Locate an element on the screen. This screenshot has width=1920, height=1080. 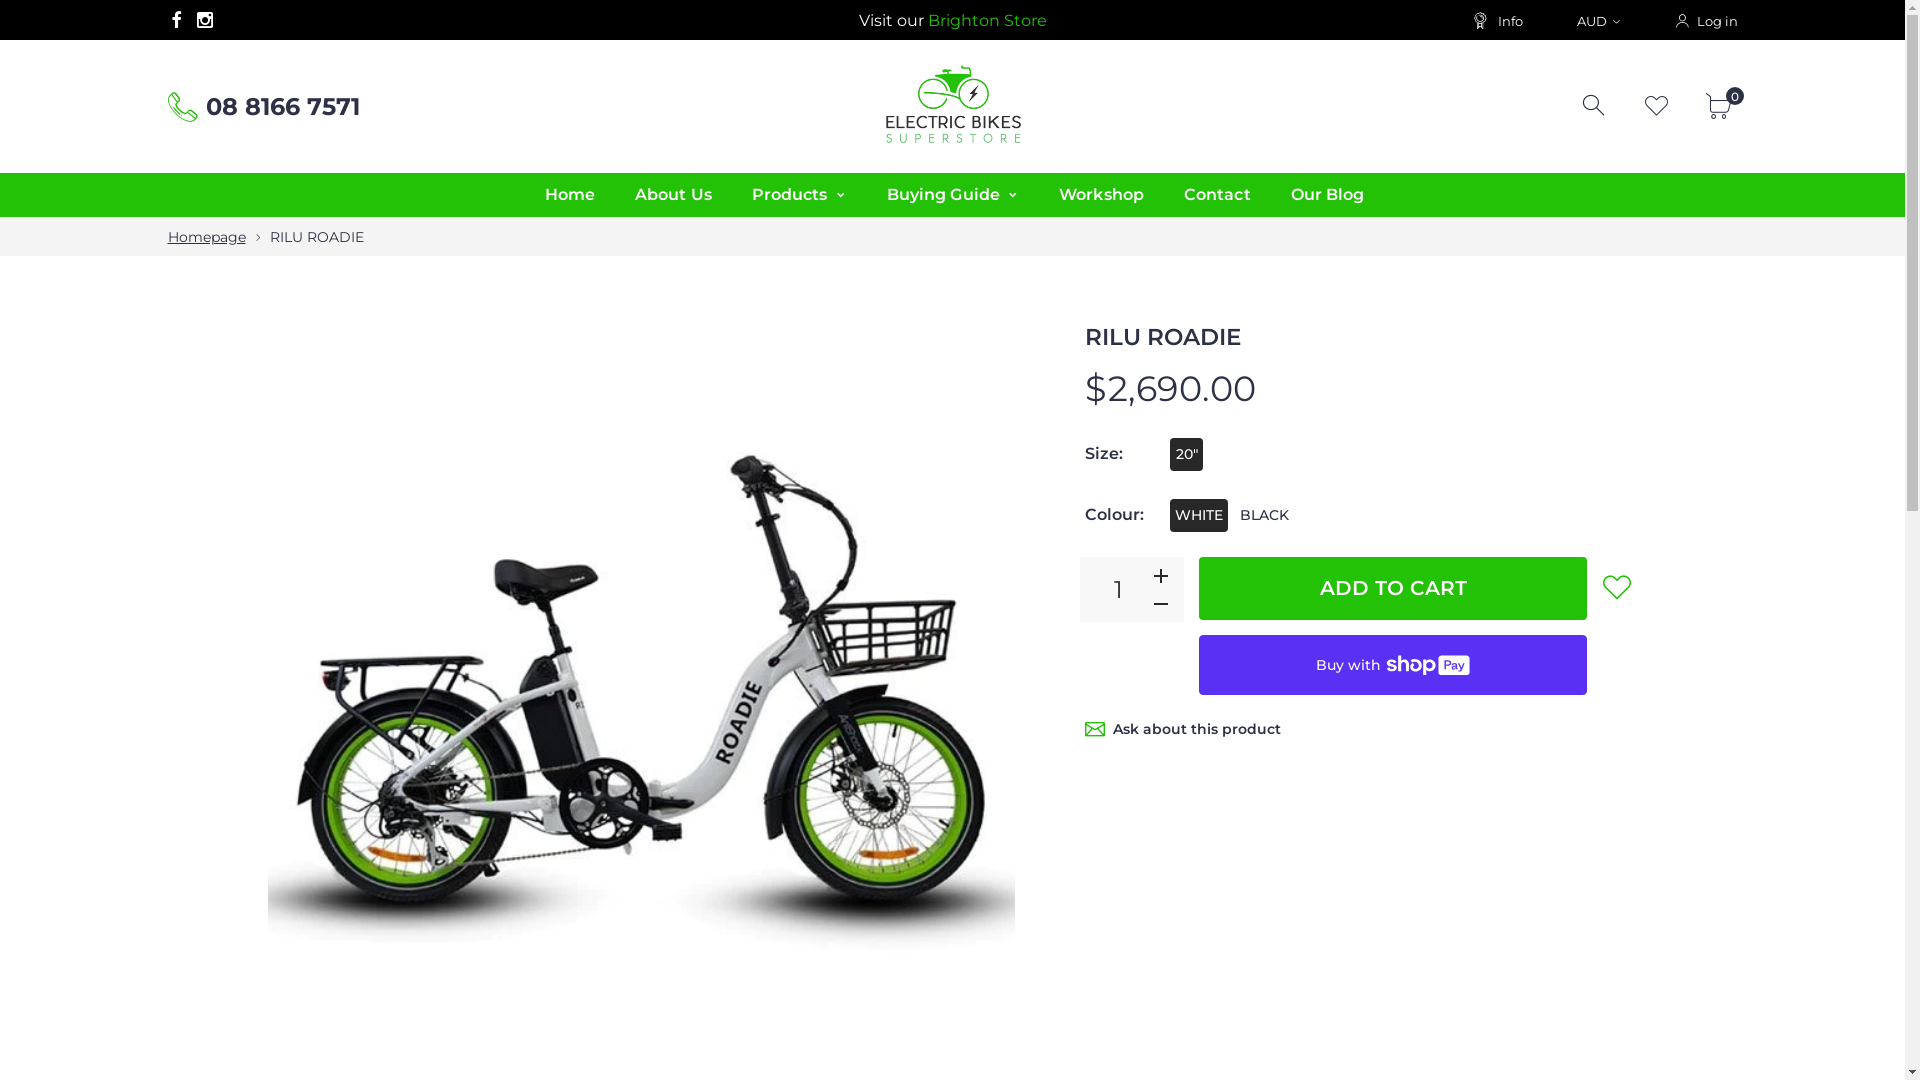
'Add To Wishlist' is located at coordinates (1617, 585).